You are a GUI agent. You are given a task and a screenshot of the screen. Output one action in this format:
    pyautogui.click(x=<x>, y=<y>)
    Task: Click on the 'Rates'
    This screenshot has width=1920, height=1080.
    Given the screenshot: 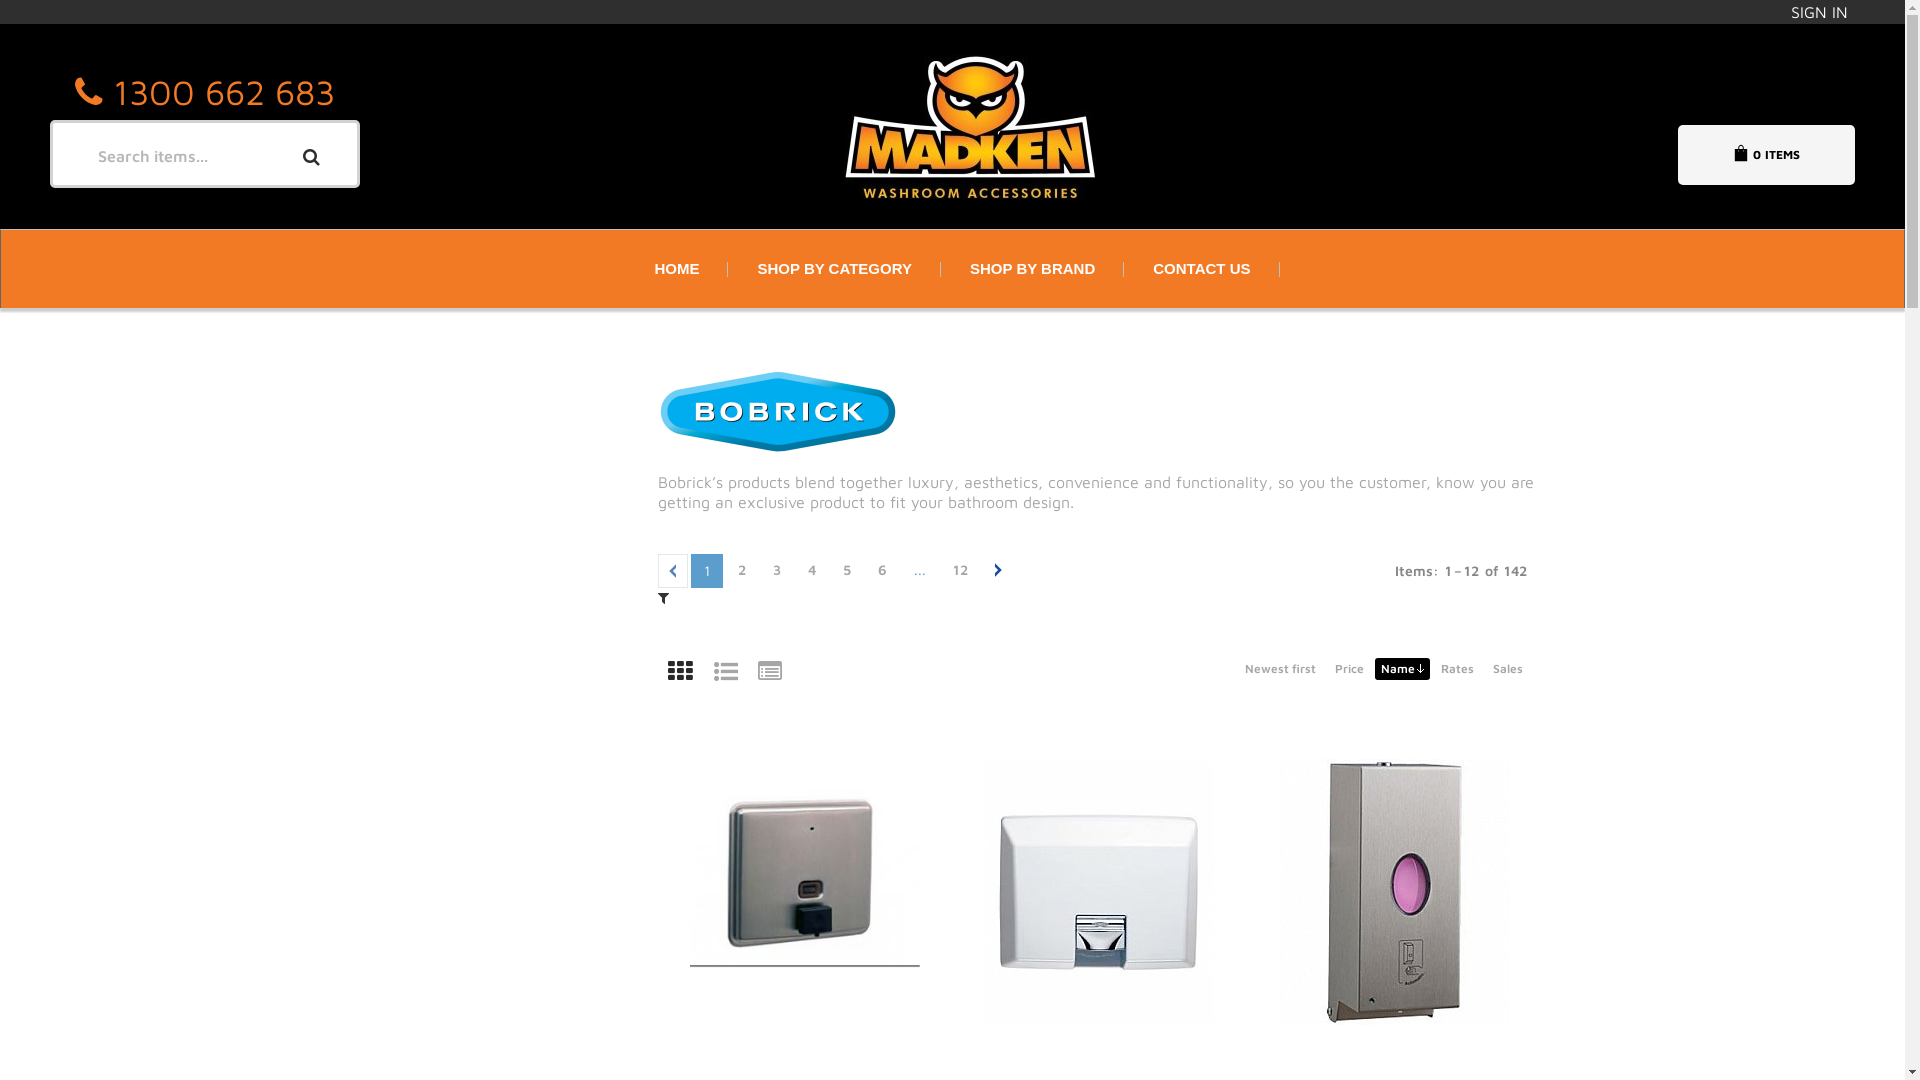 What is the action you would take?
    pyautogui.click(x=1456, y=668)
    